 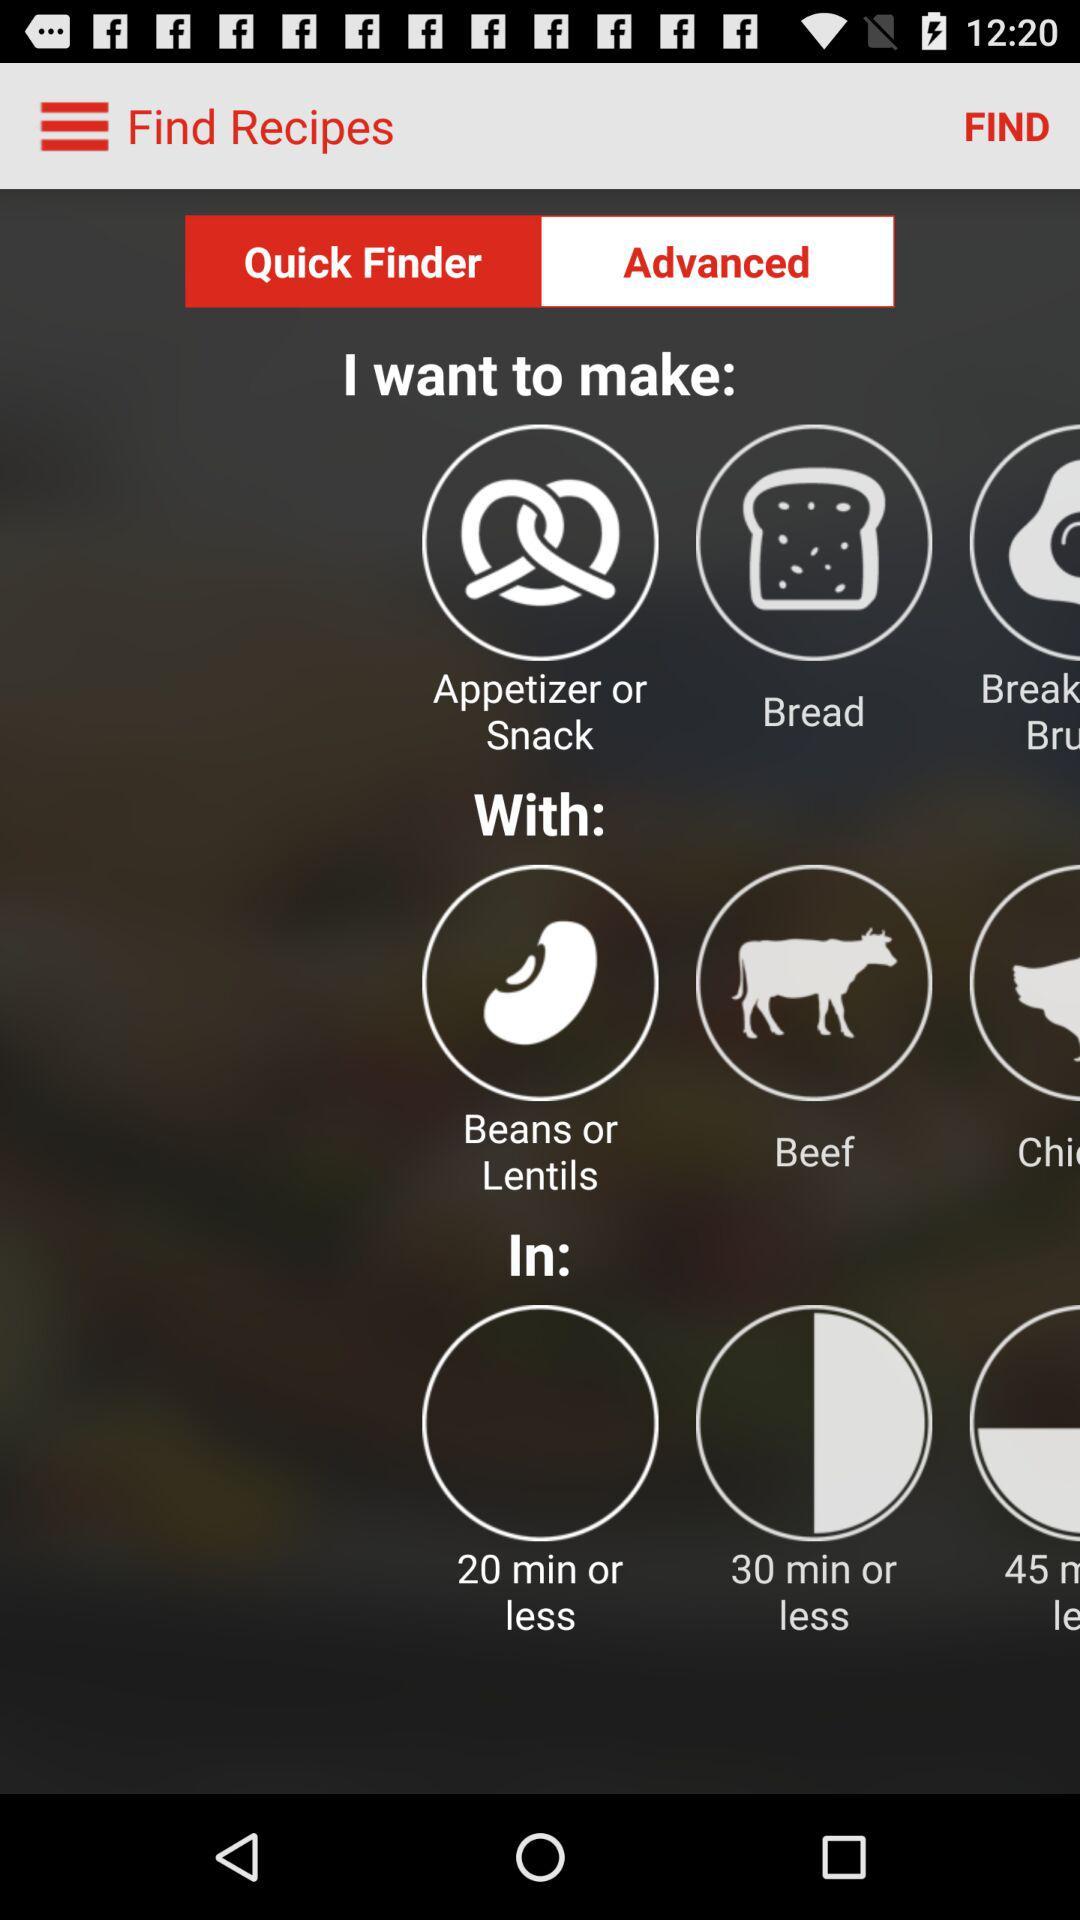 I want to click on the advanced, so click(x=716, y=260).